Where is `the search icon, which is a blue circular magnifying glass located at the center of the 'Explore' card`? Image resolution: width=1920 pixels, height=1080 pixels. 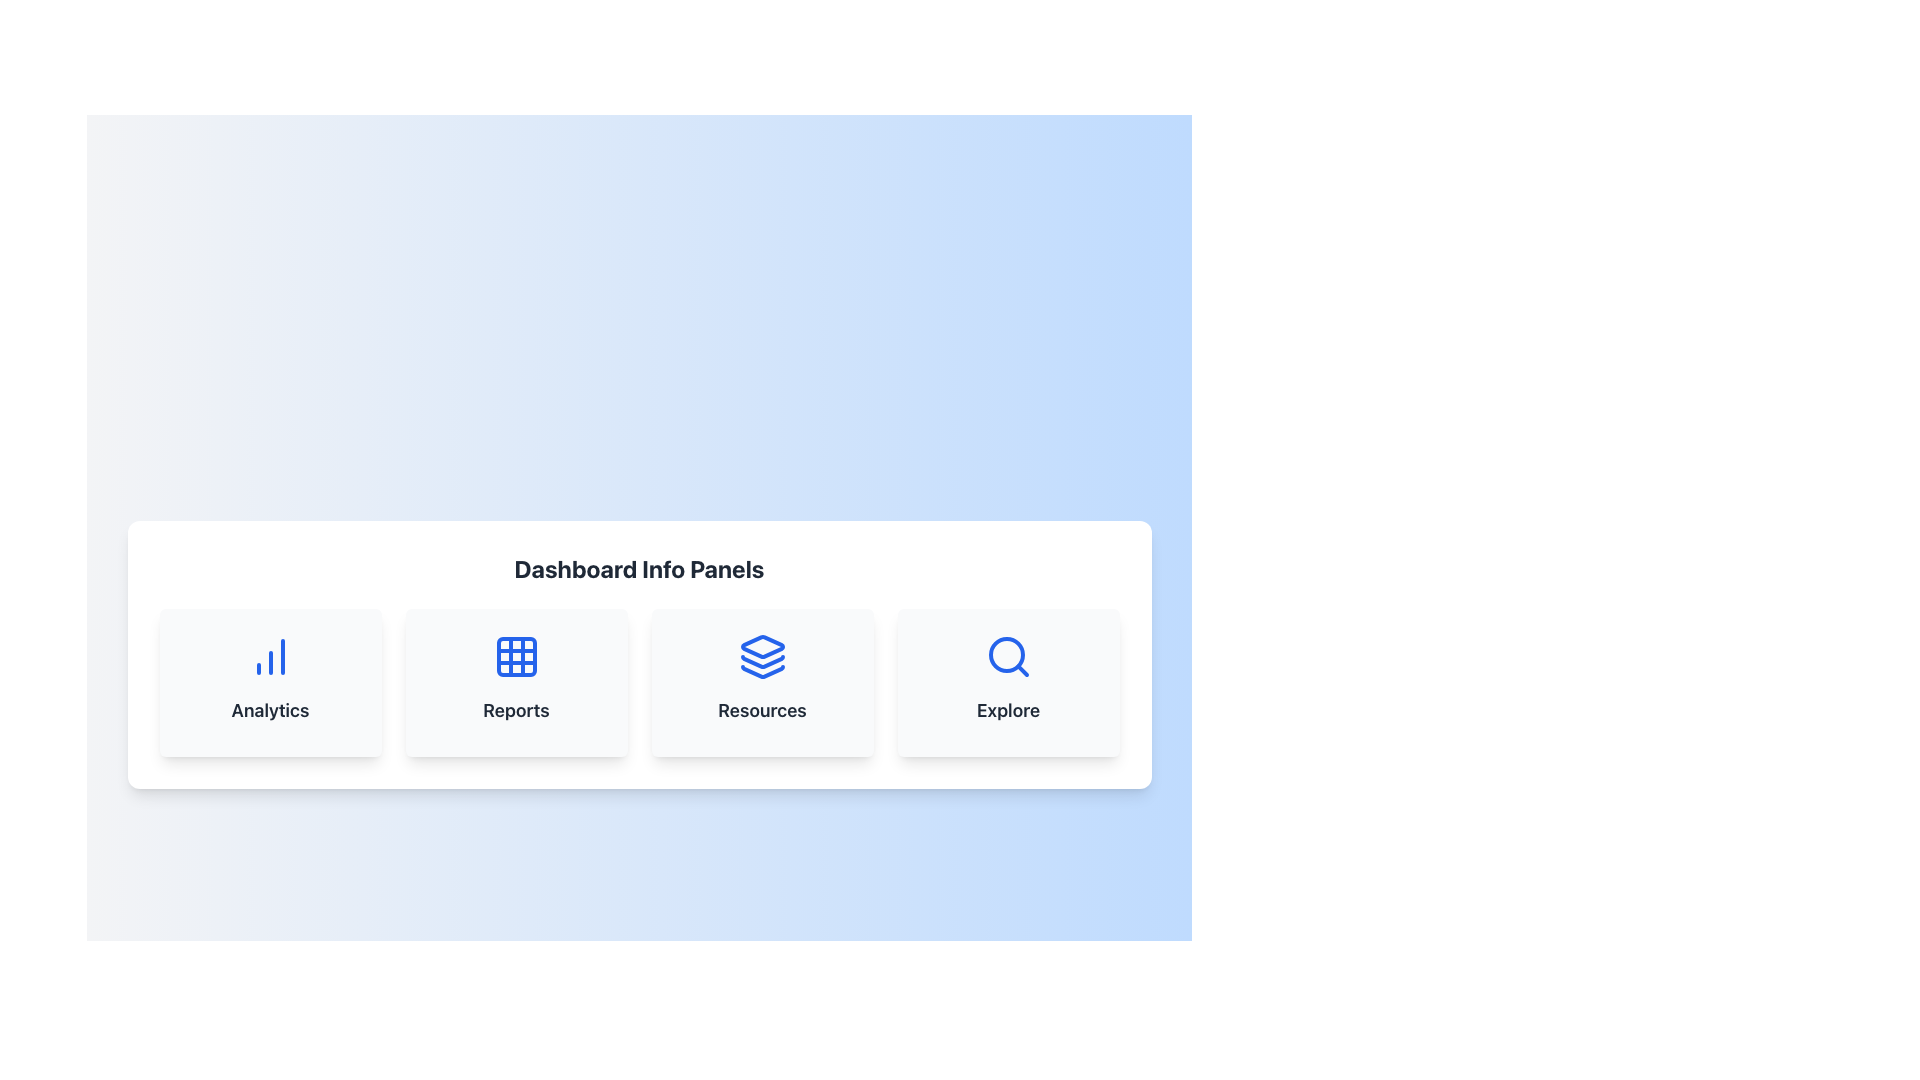
the search icon, which is a blue circular magnifying glass located at the center of the 'Explore' card is located at coordinates (1008, 656).